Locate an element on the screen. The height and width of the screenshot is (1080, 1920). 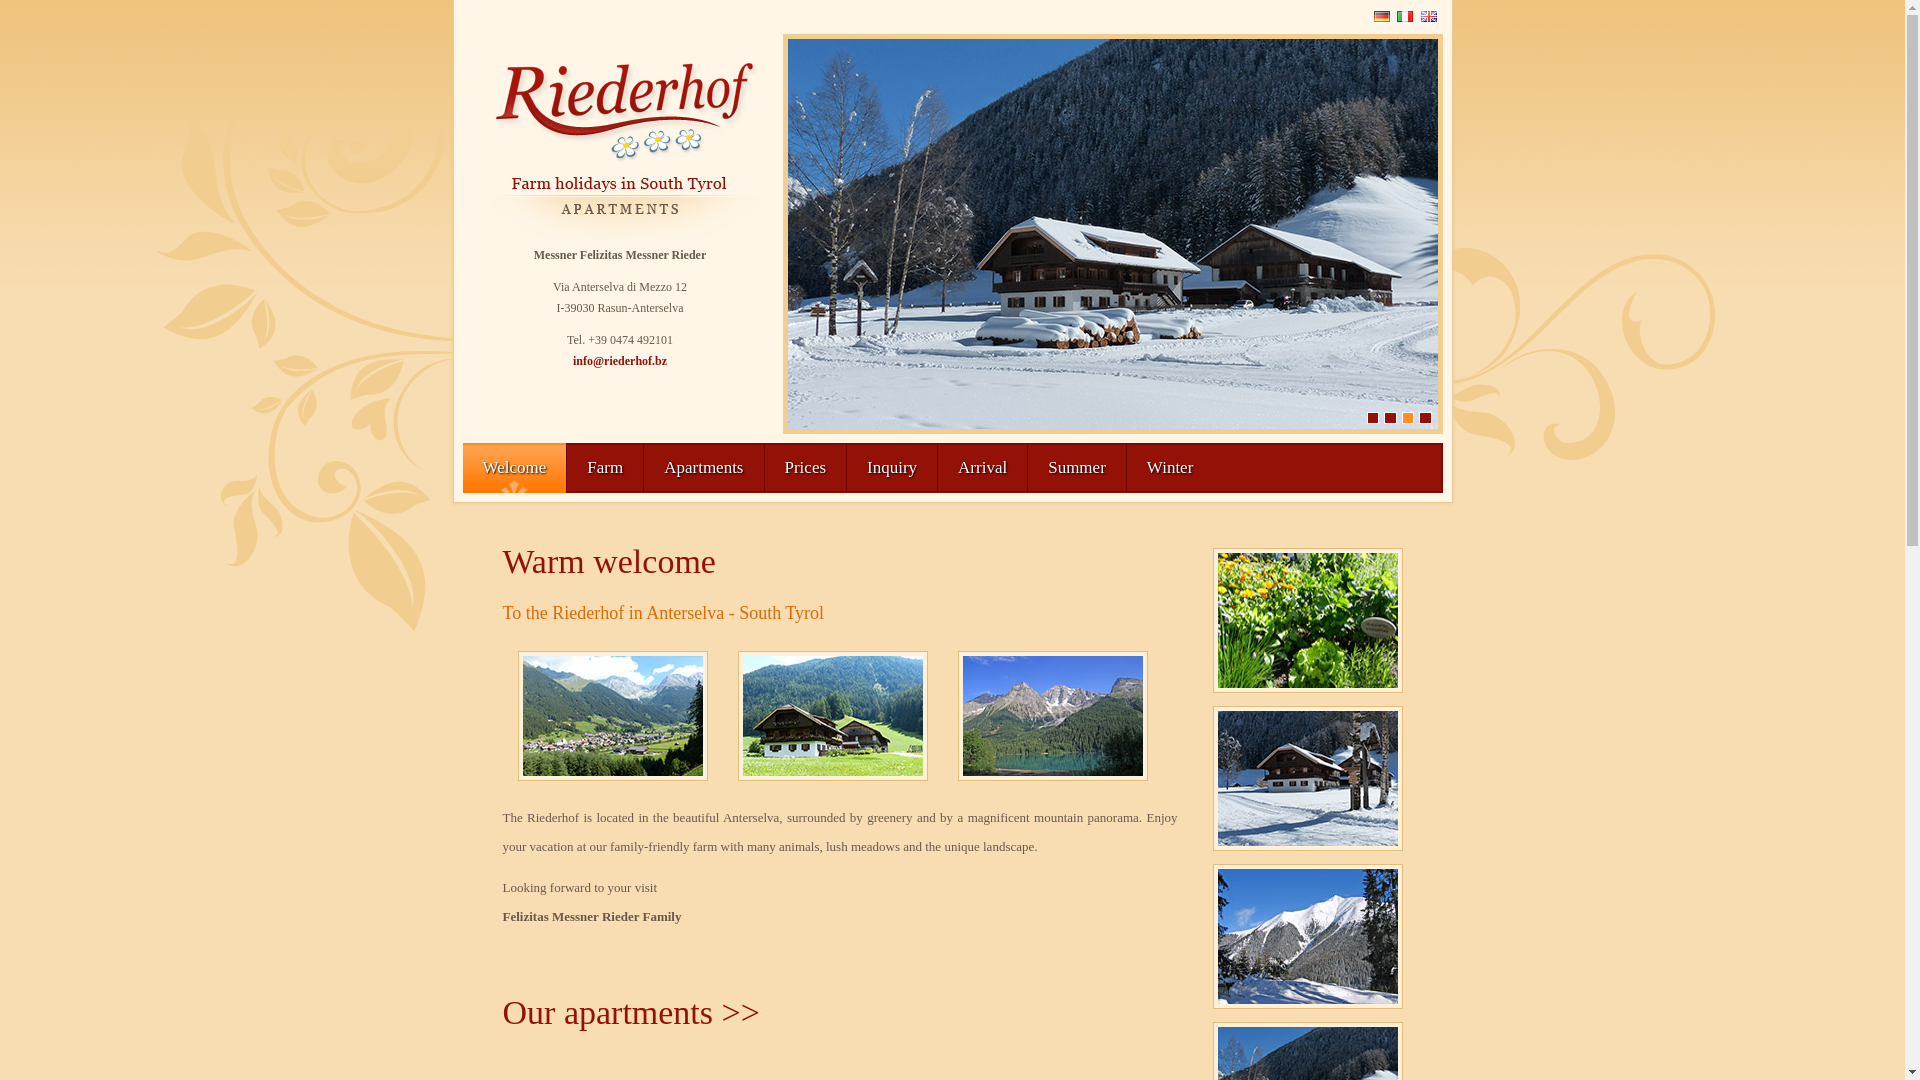
'Winter' is located at coordinates (1127, 467).